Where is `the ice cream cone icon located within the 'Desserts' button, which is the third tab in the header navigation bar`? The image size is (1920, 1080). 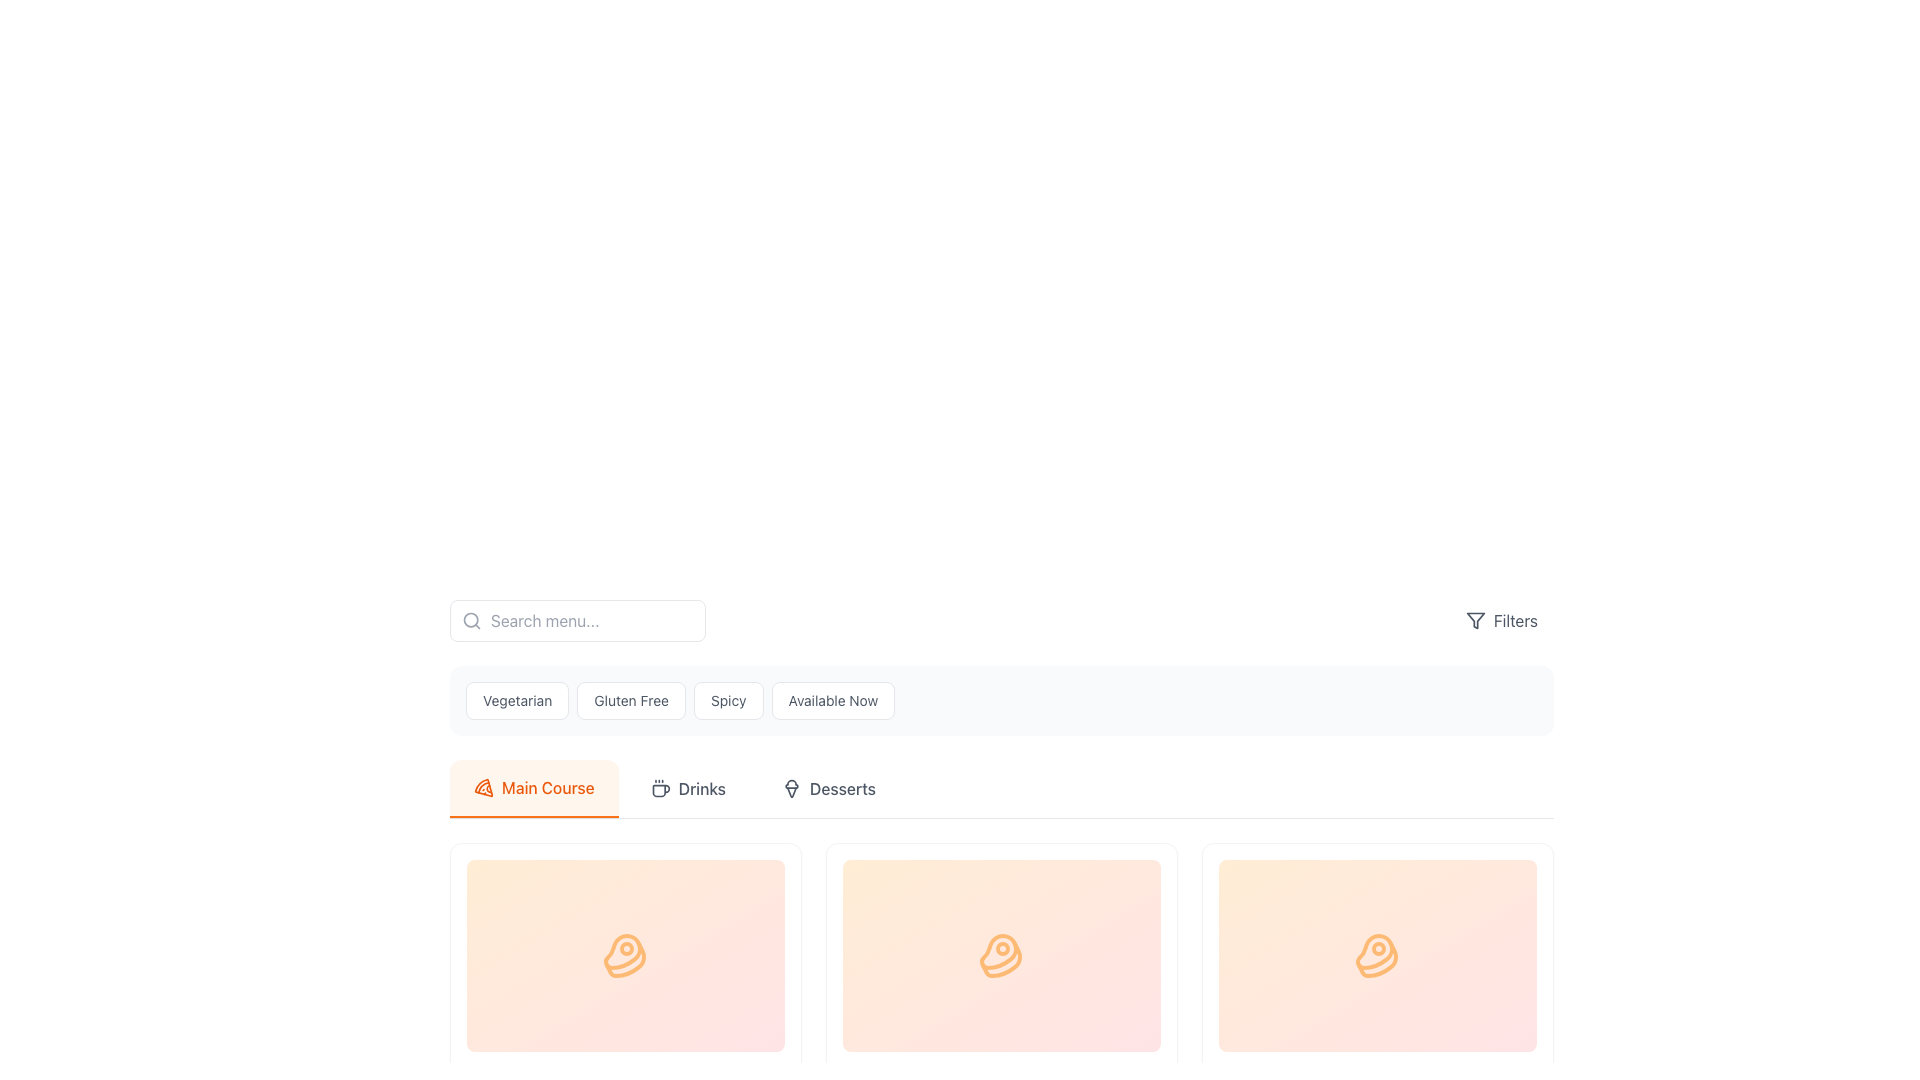 the ice cream cone icon located within the 'Desserts' button, which is the third tab in the header navigation bar is located at coordinates (791, 788).